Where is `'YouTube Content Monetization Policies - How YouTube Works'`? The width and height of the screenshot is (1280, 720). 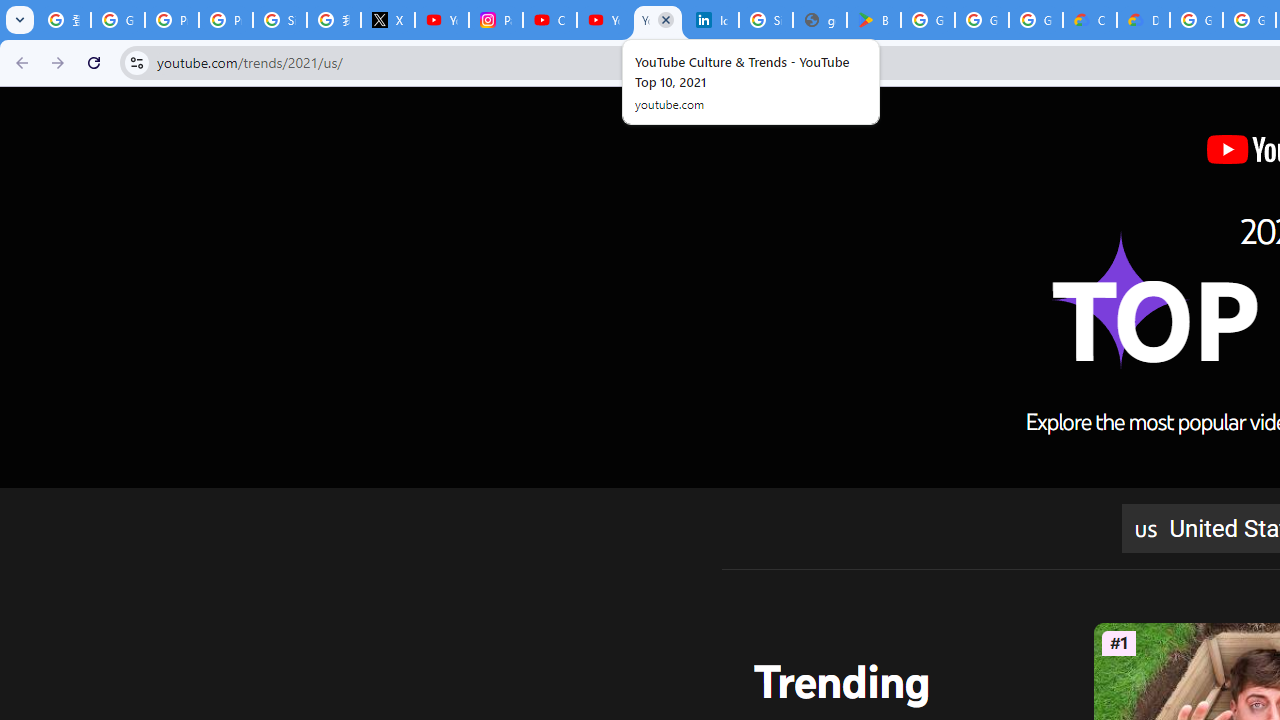 'YouTube Content Monetization Policies - How YouTube Works' is located at coordinates (440, 20).